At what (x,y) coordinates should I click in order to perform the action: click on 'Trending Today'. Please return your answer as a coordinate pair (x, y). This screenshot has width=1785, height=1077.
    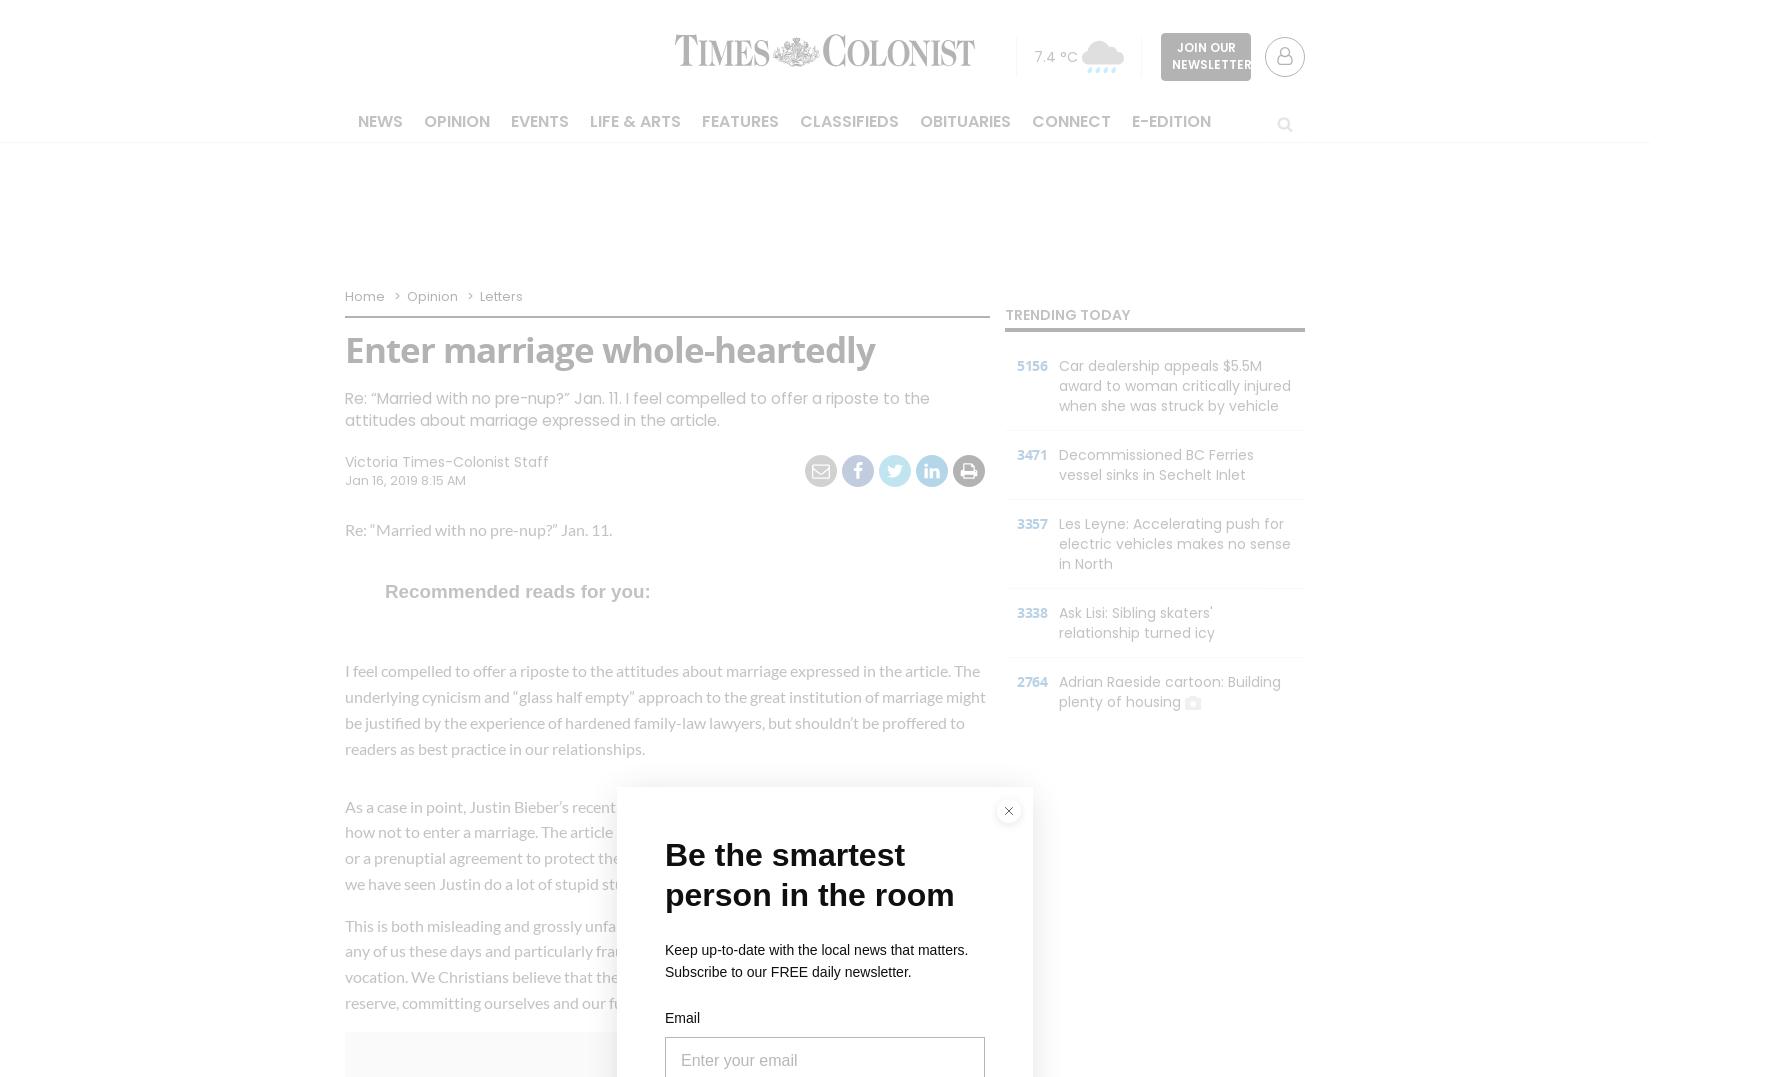
    Looking at the image, I should click on (1067, 315).